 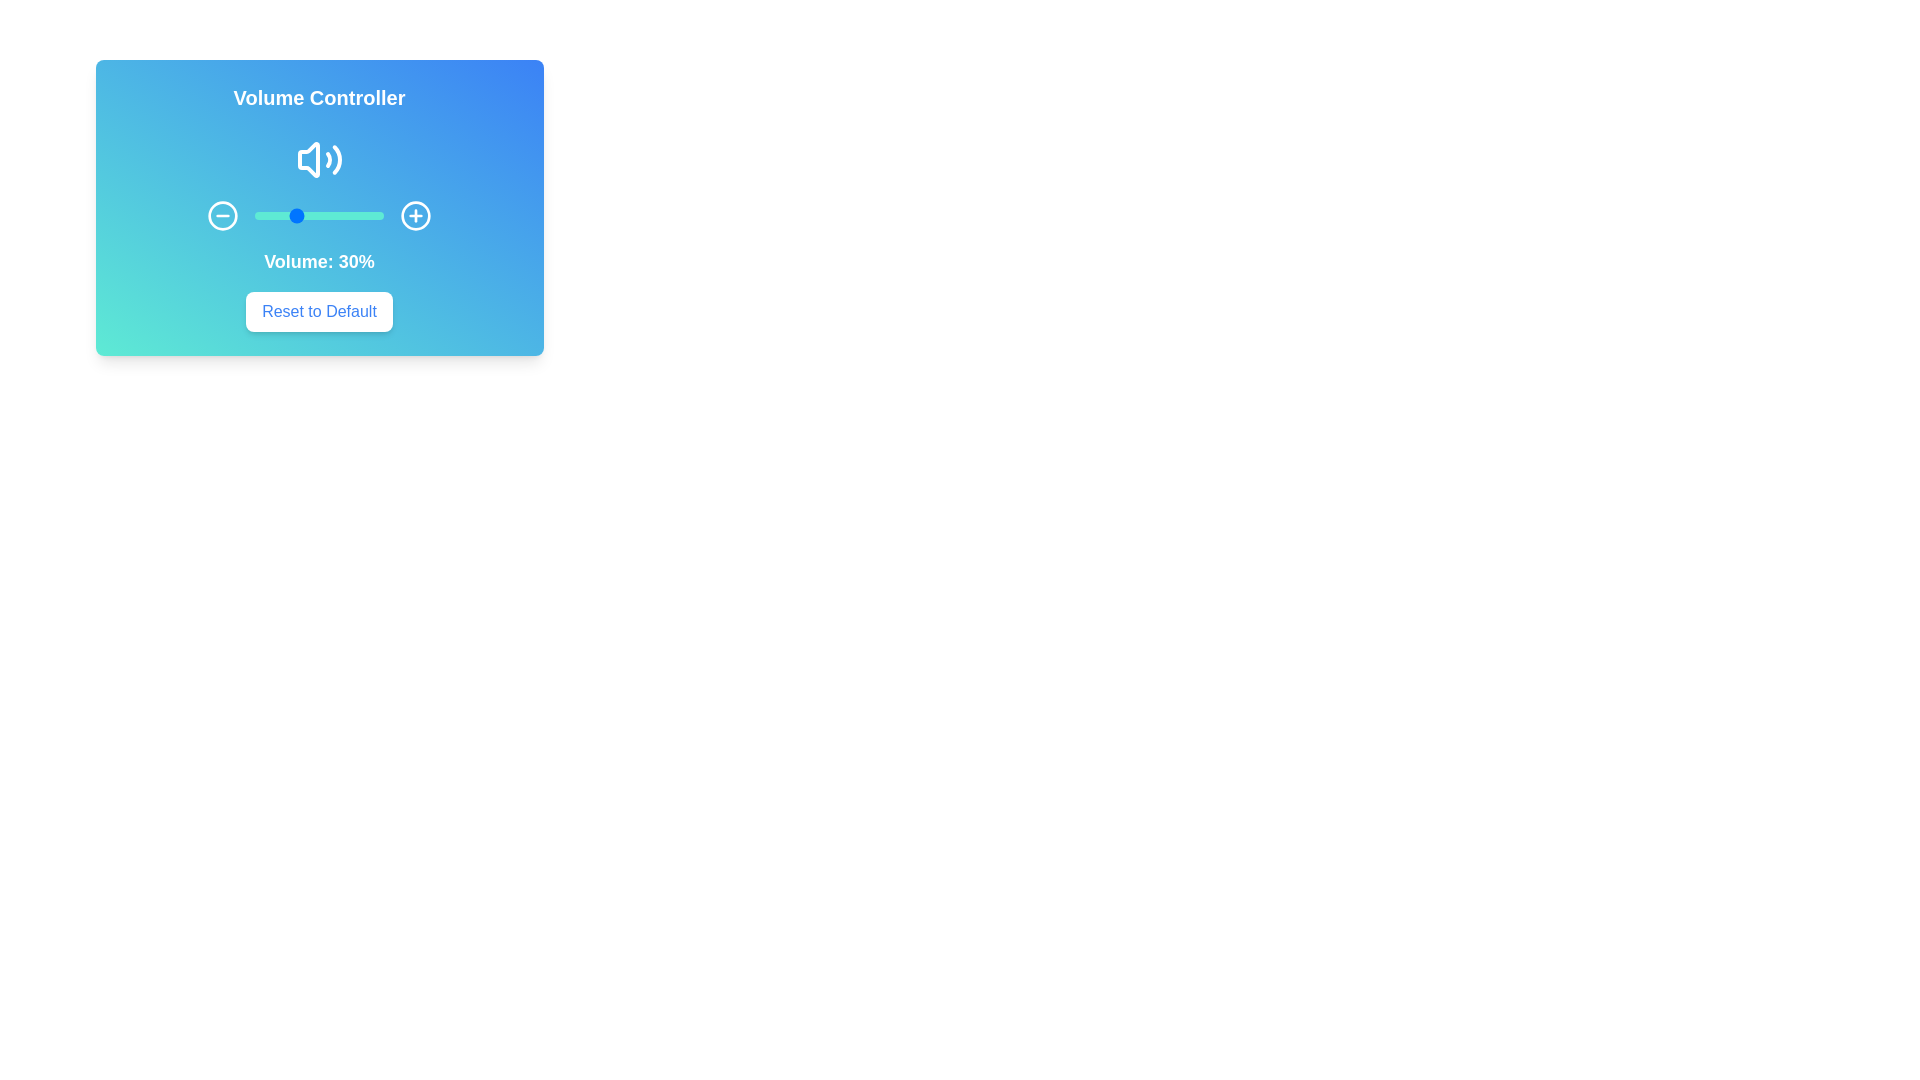 I want to click on the volume slider to 32%, so click(x=295, y=216).